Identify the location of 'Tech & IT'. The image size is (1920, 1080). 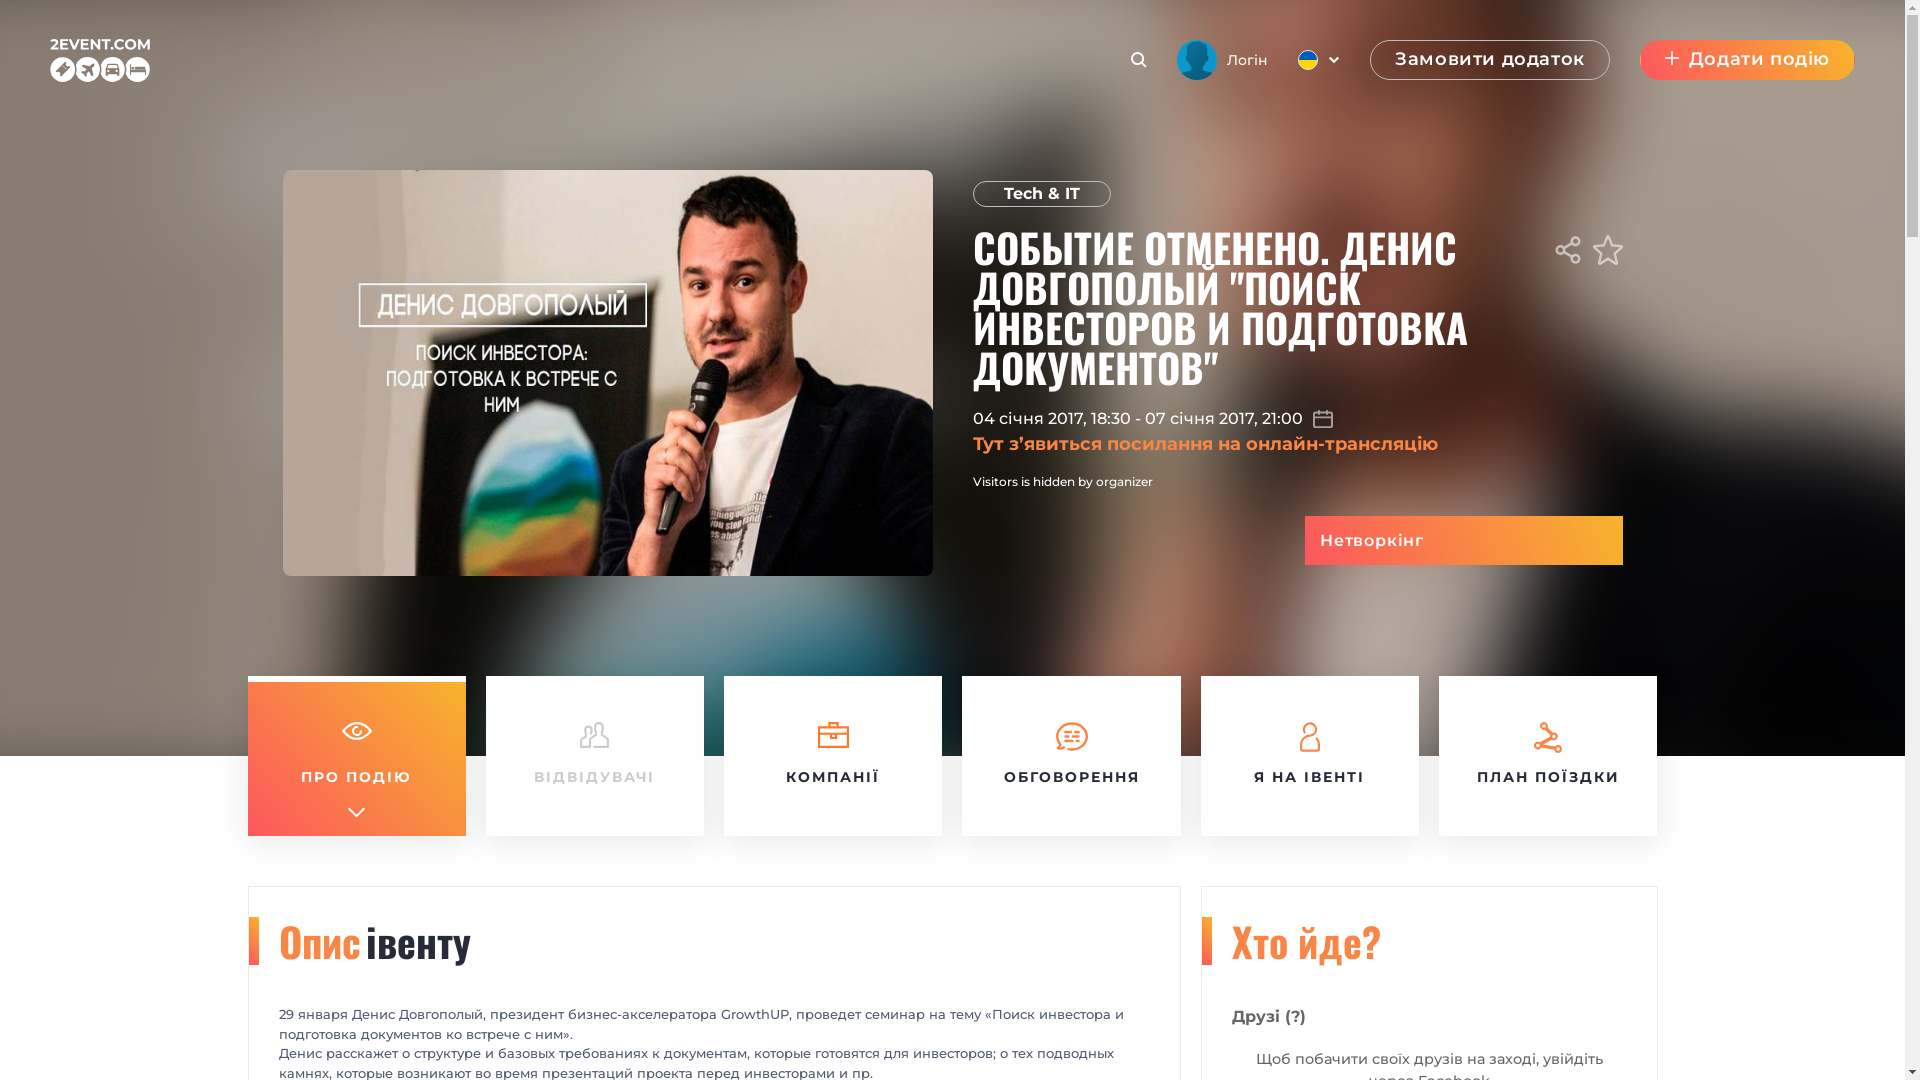
(971, 193).